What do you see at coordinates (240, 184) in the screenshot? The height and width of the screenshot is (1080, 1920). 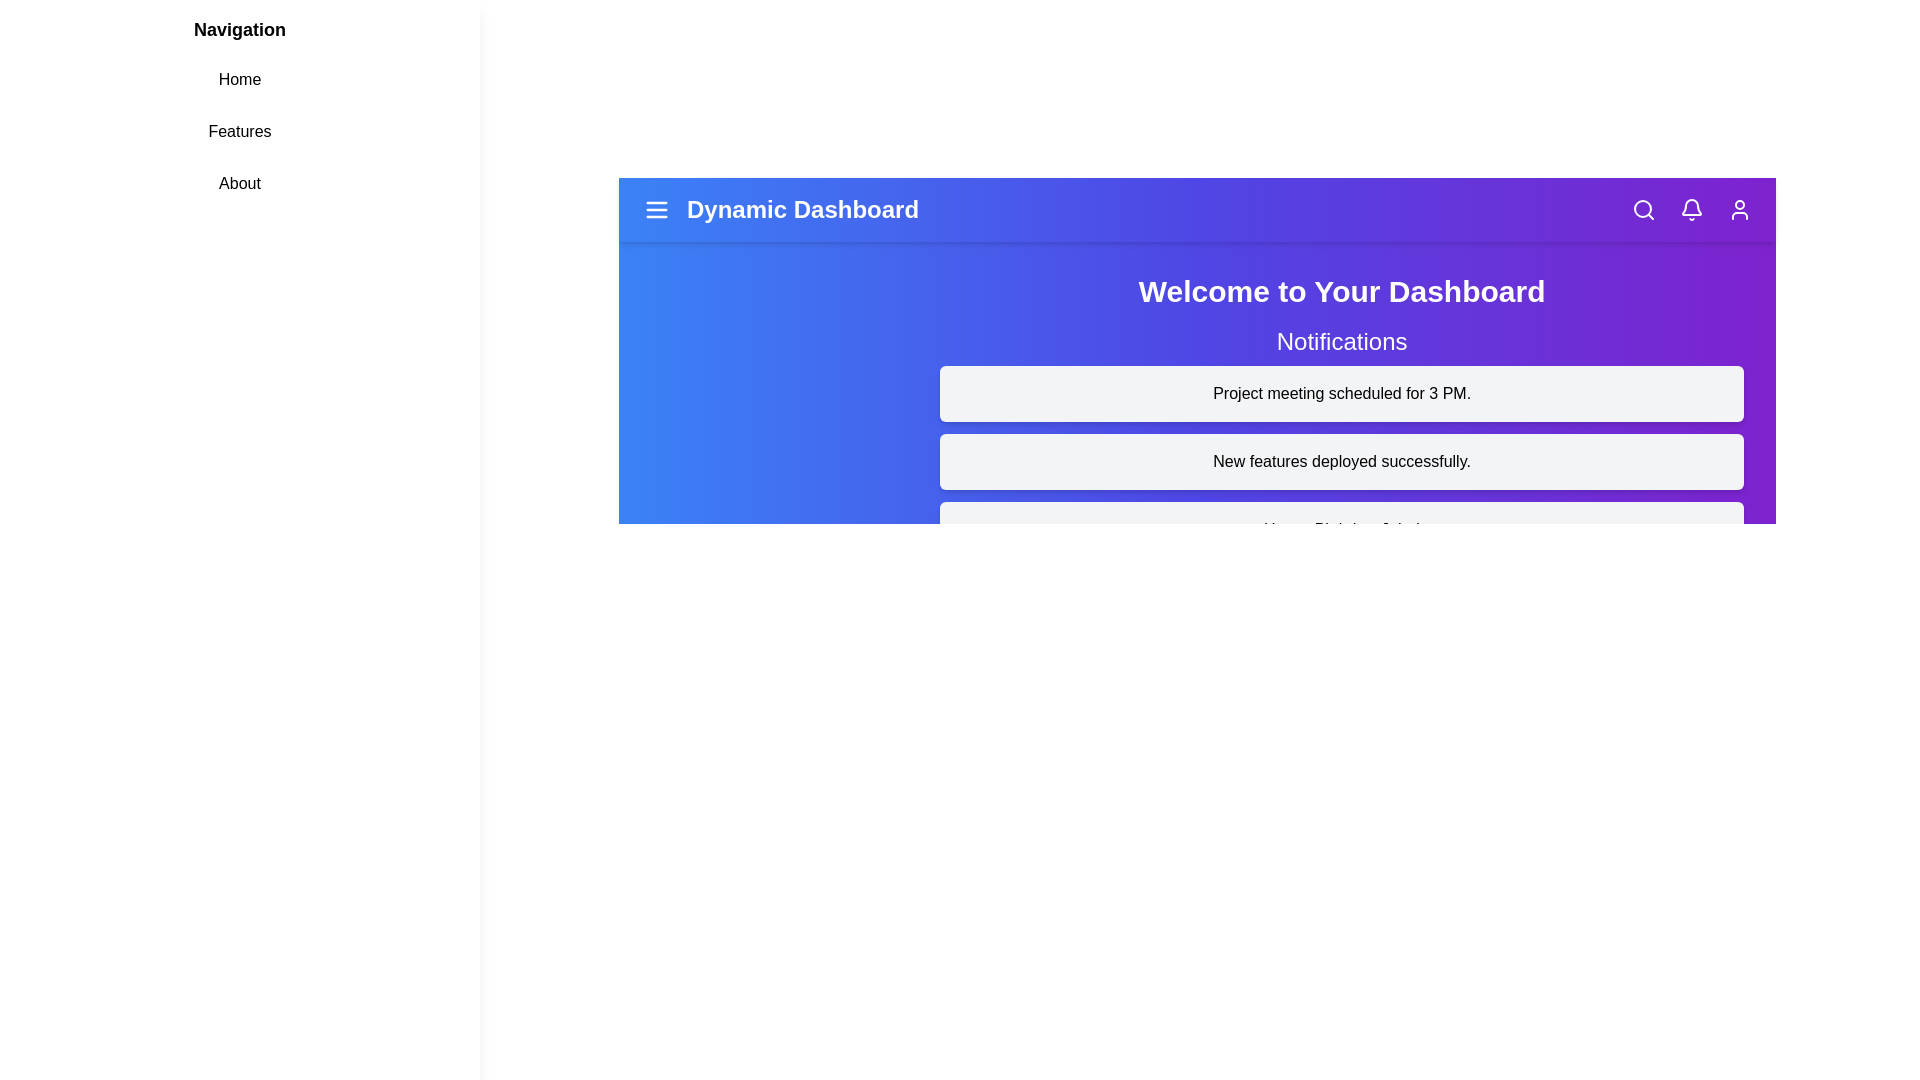 I see `the 'About' link in the navigation menu` at bounding box center [240, 184].